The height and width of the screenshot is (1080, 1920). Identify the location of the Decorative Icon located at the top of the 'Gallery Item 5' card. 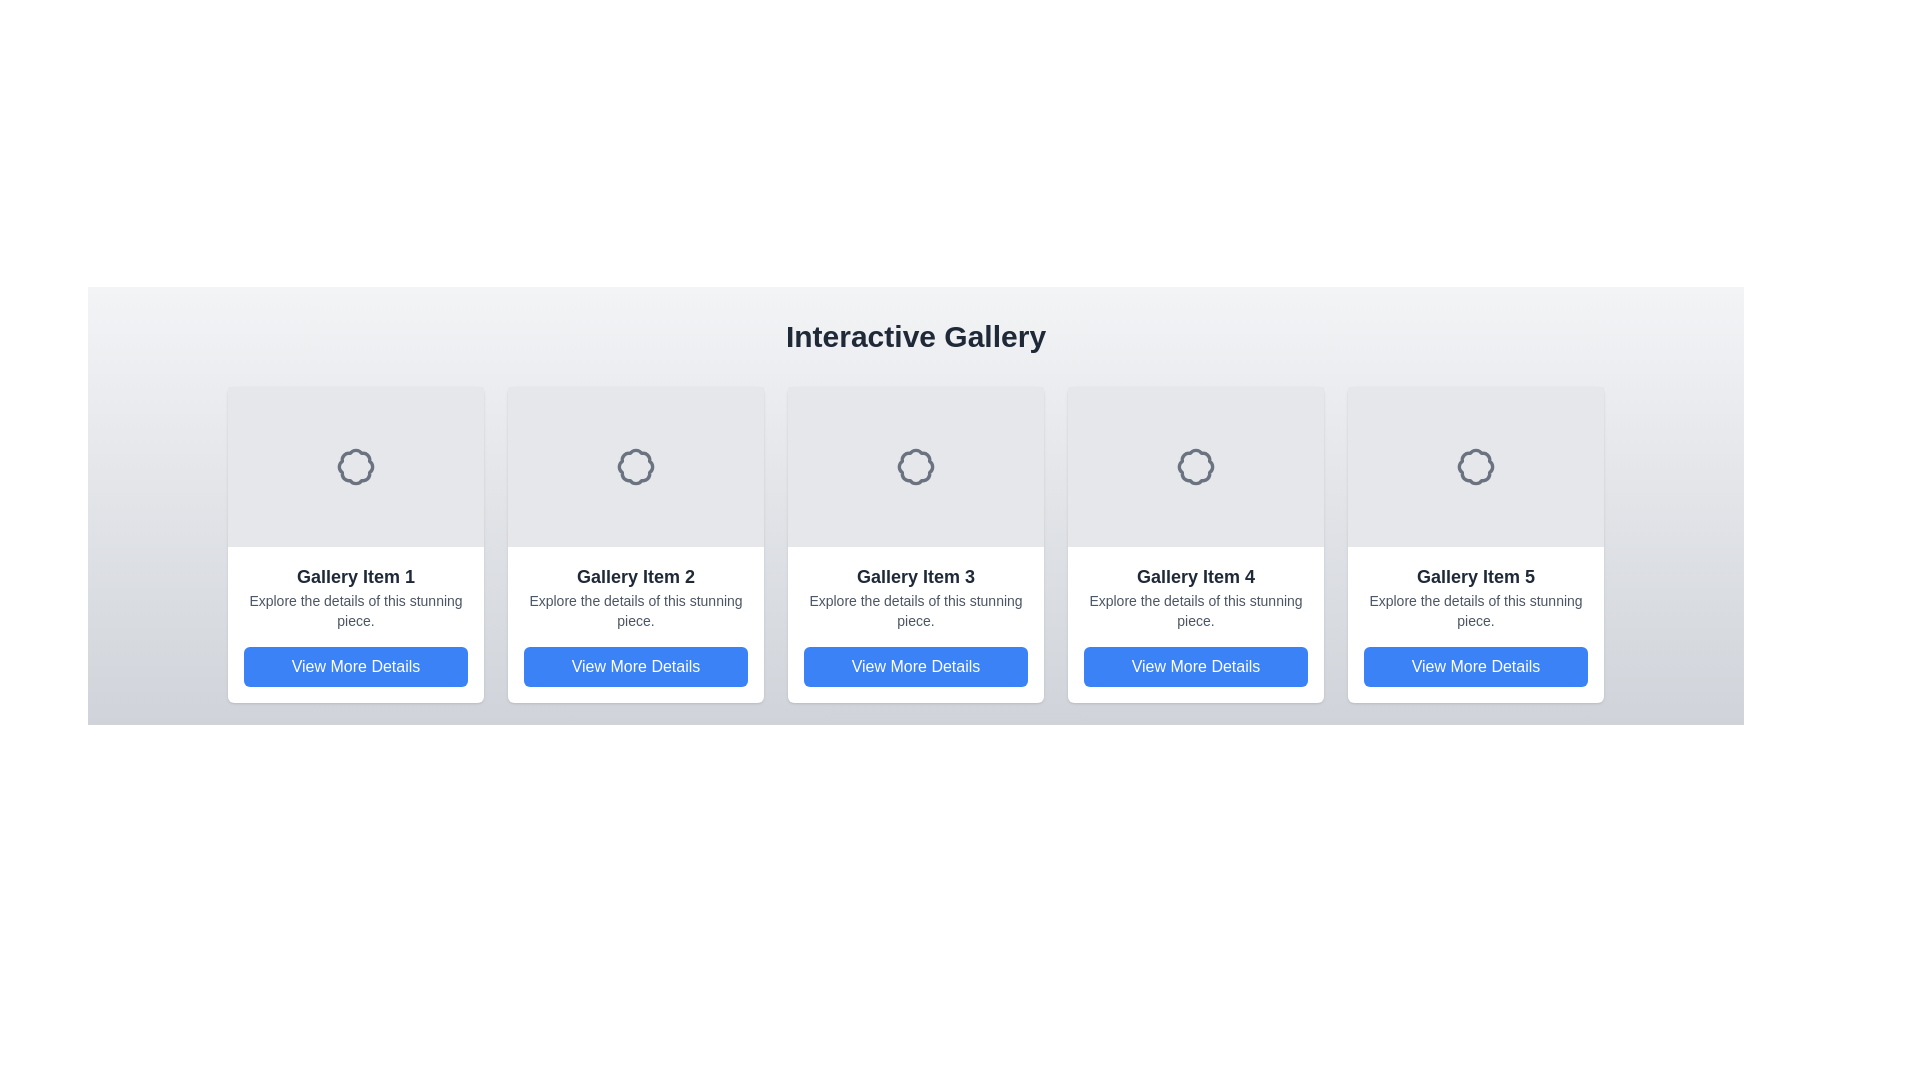
(1476, 466).